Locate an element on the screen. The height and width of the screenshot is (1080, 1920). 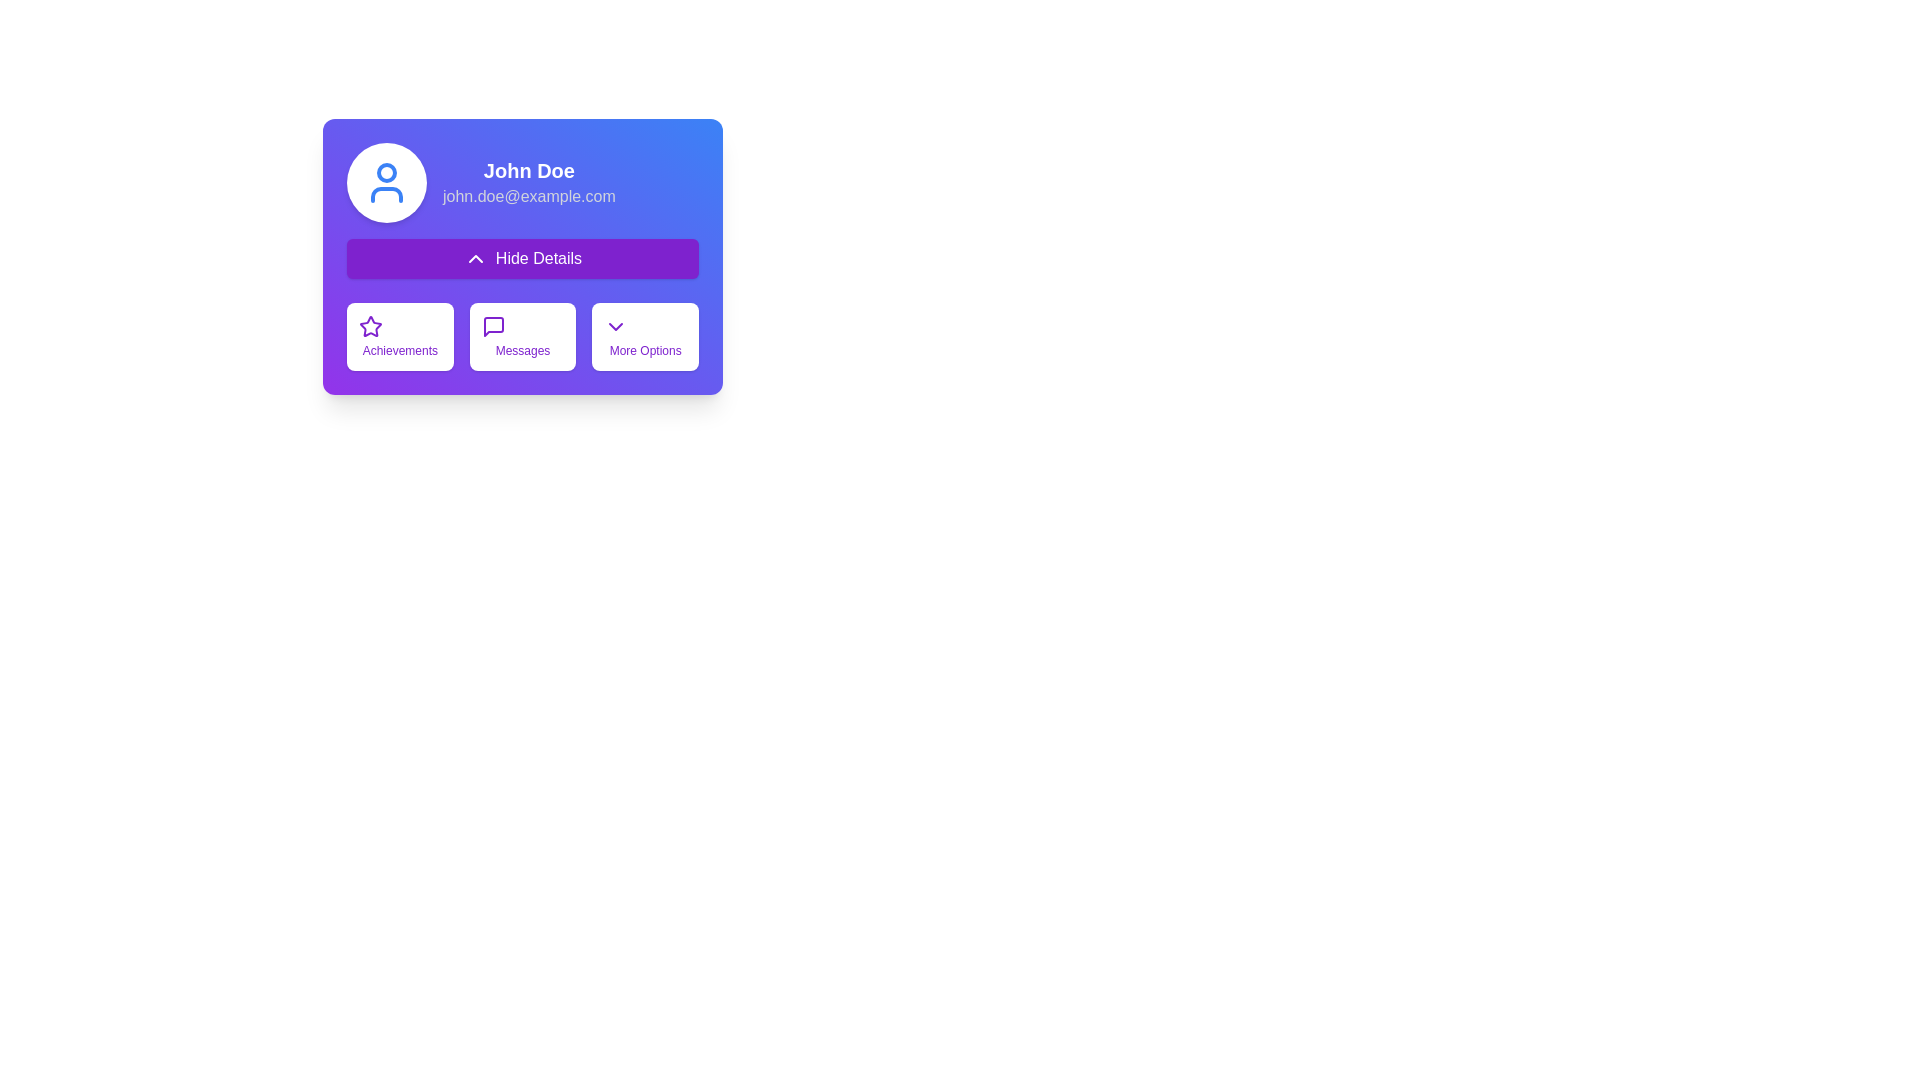
the text label displaying the email address 'john.doe@example.com', which is styled in gray and positioned under the name 'John Doe' within the user profile card is located at coordinates (529, 196).